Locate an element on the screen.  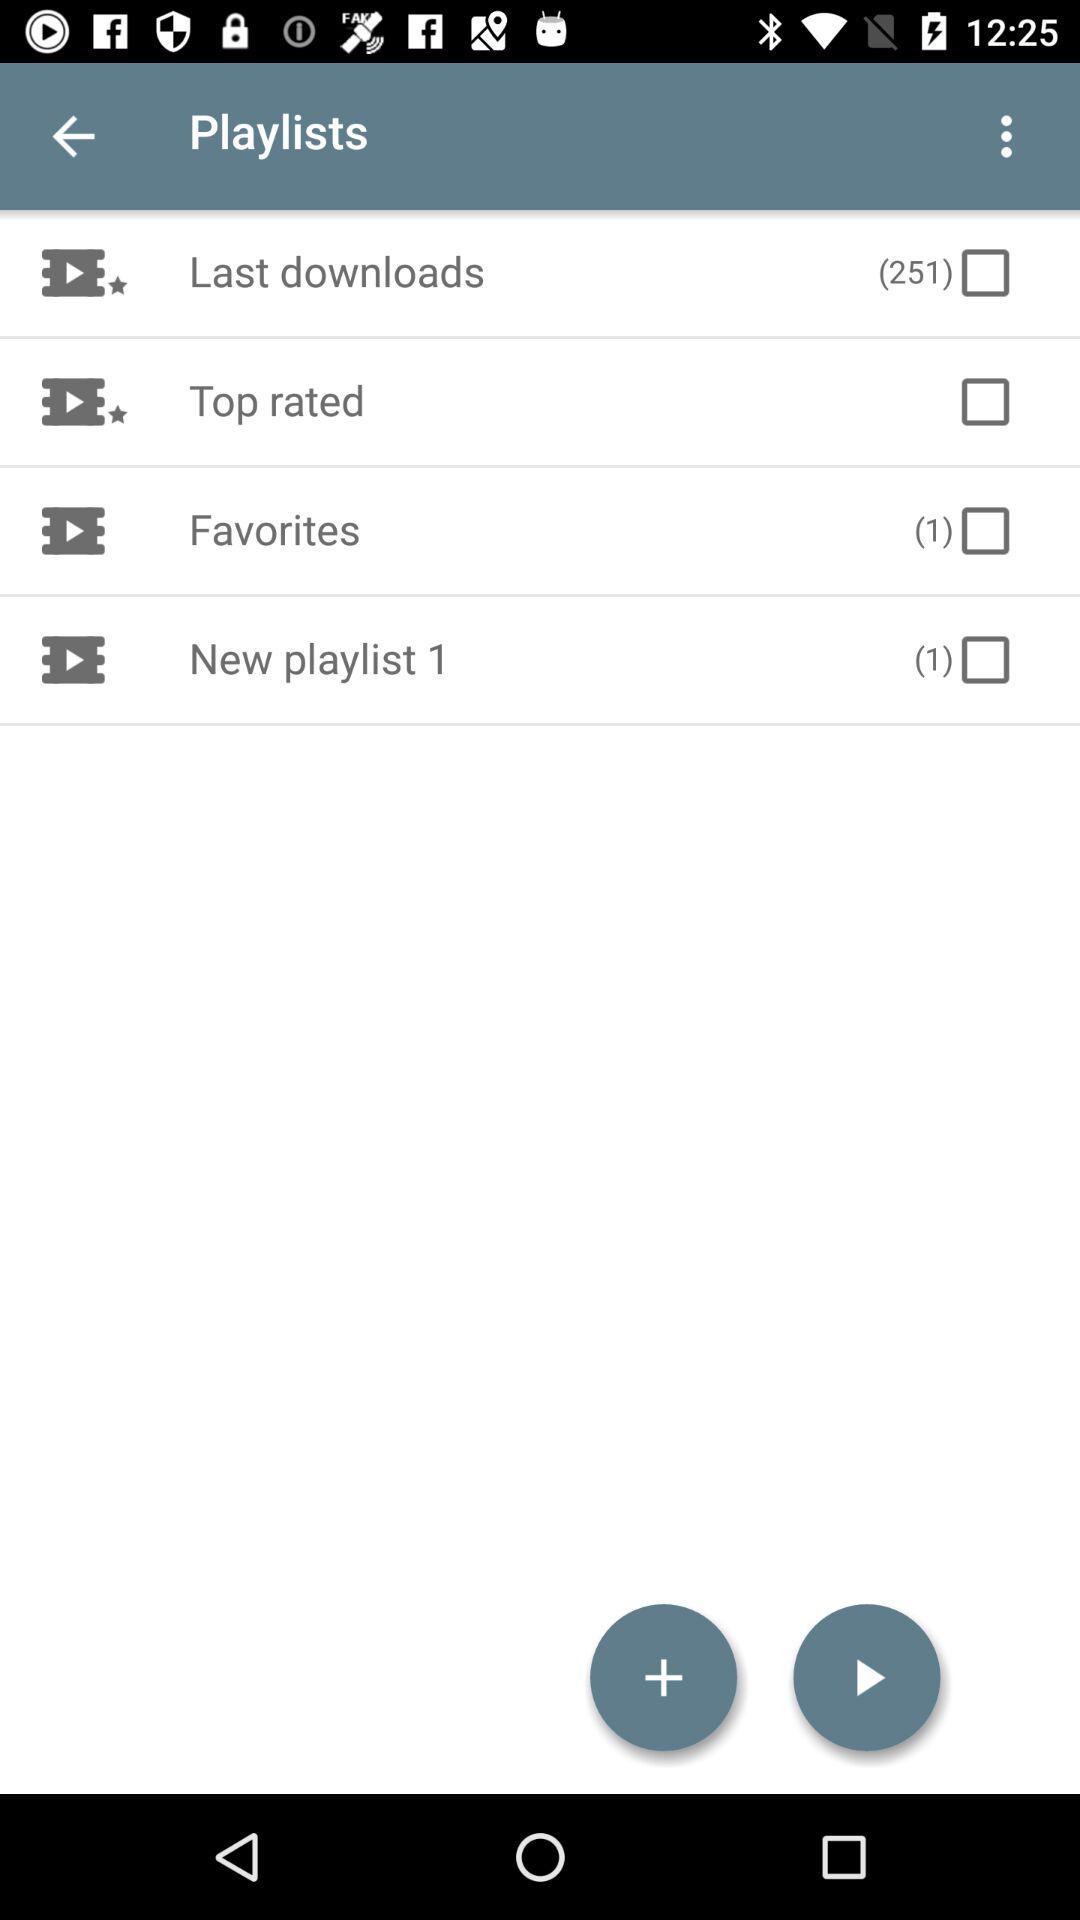
item at the center is located at coordinates (529, 660).